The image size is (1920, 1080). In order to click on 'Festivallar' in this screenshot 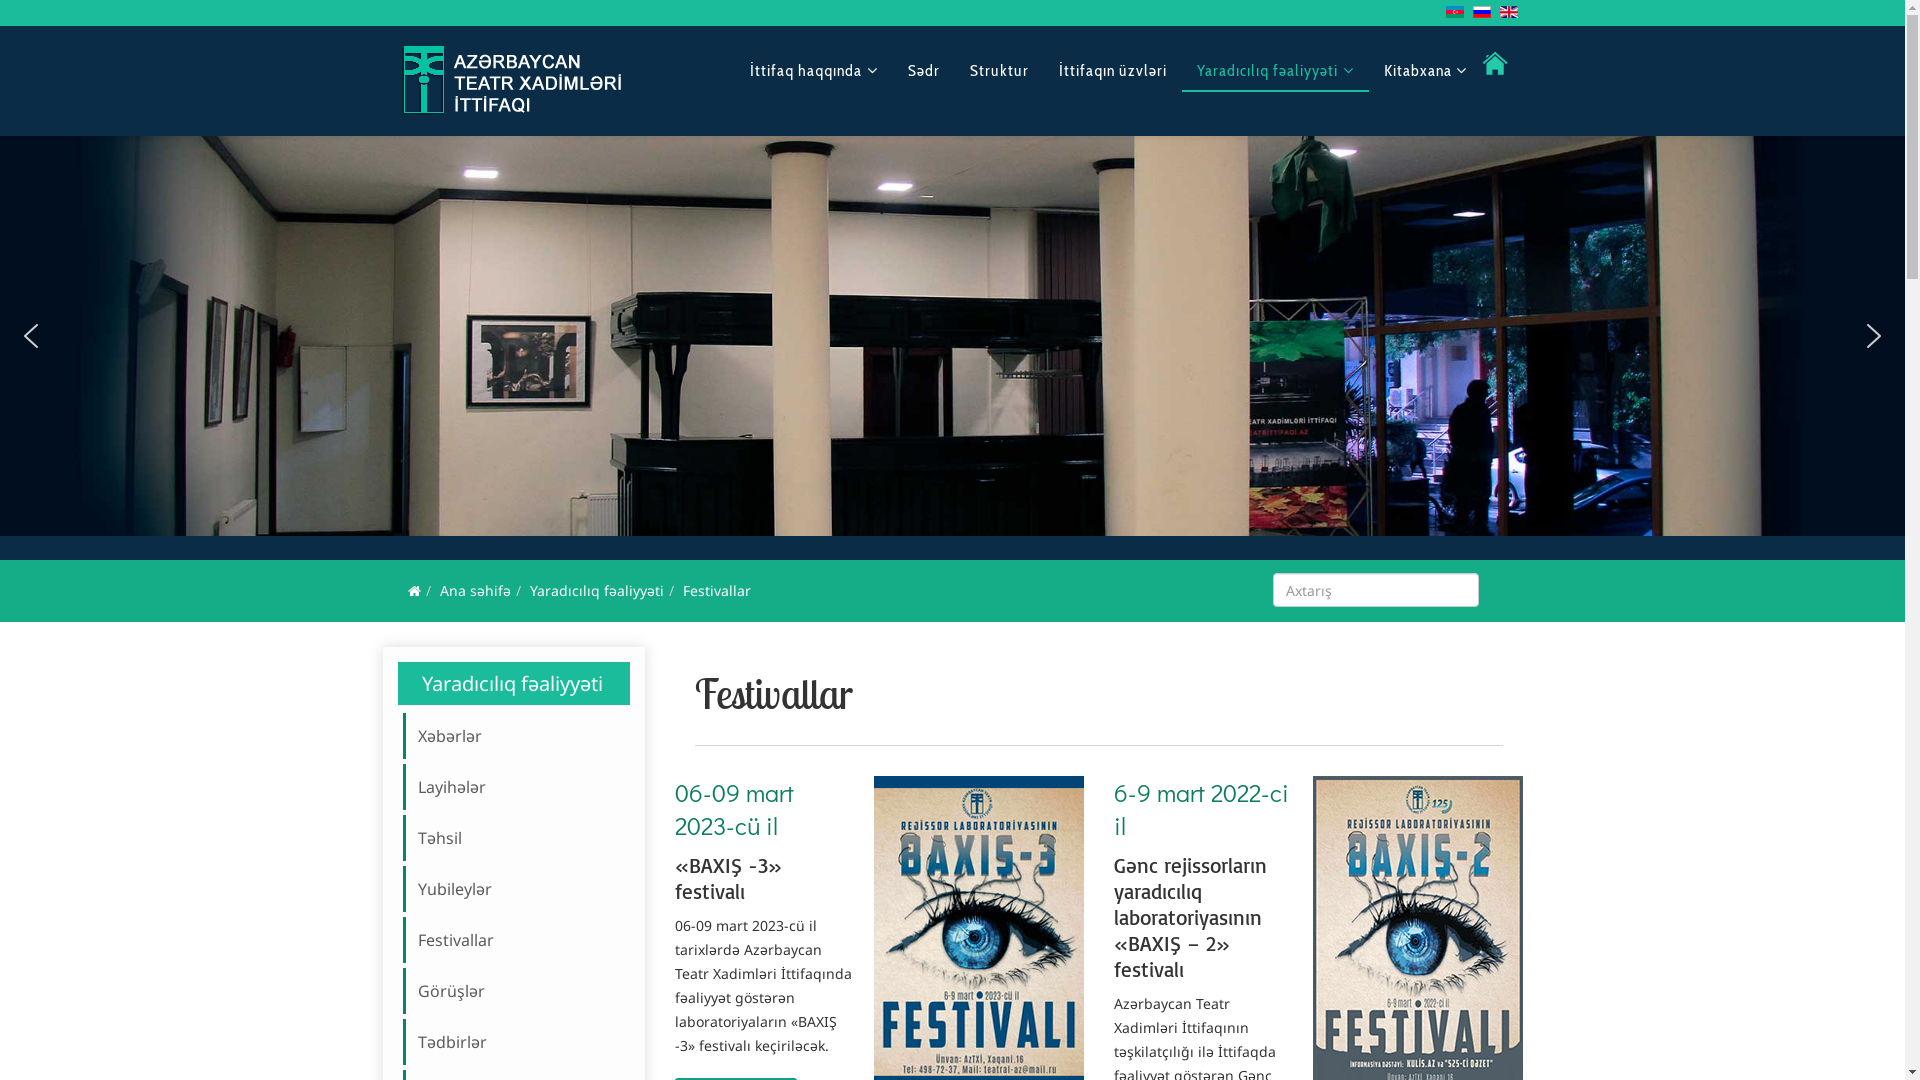, I will do `click(520, 940)`.